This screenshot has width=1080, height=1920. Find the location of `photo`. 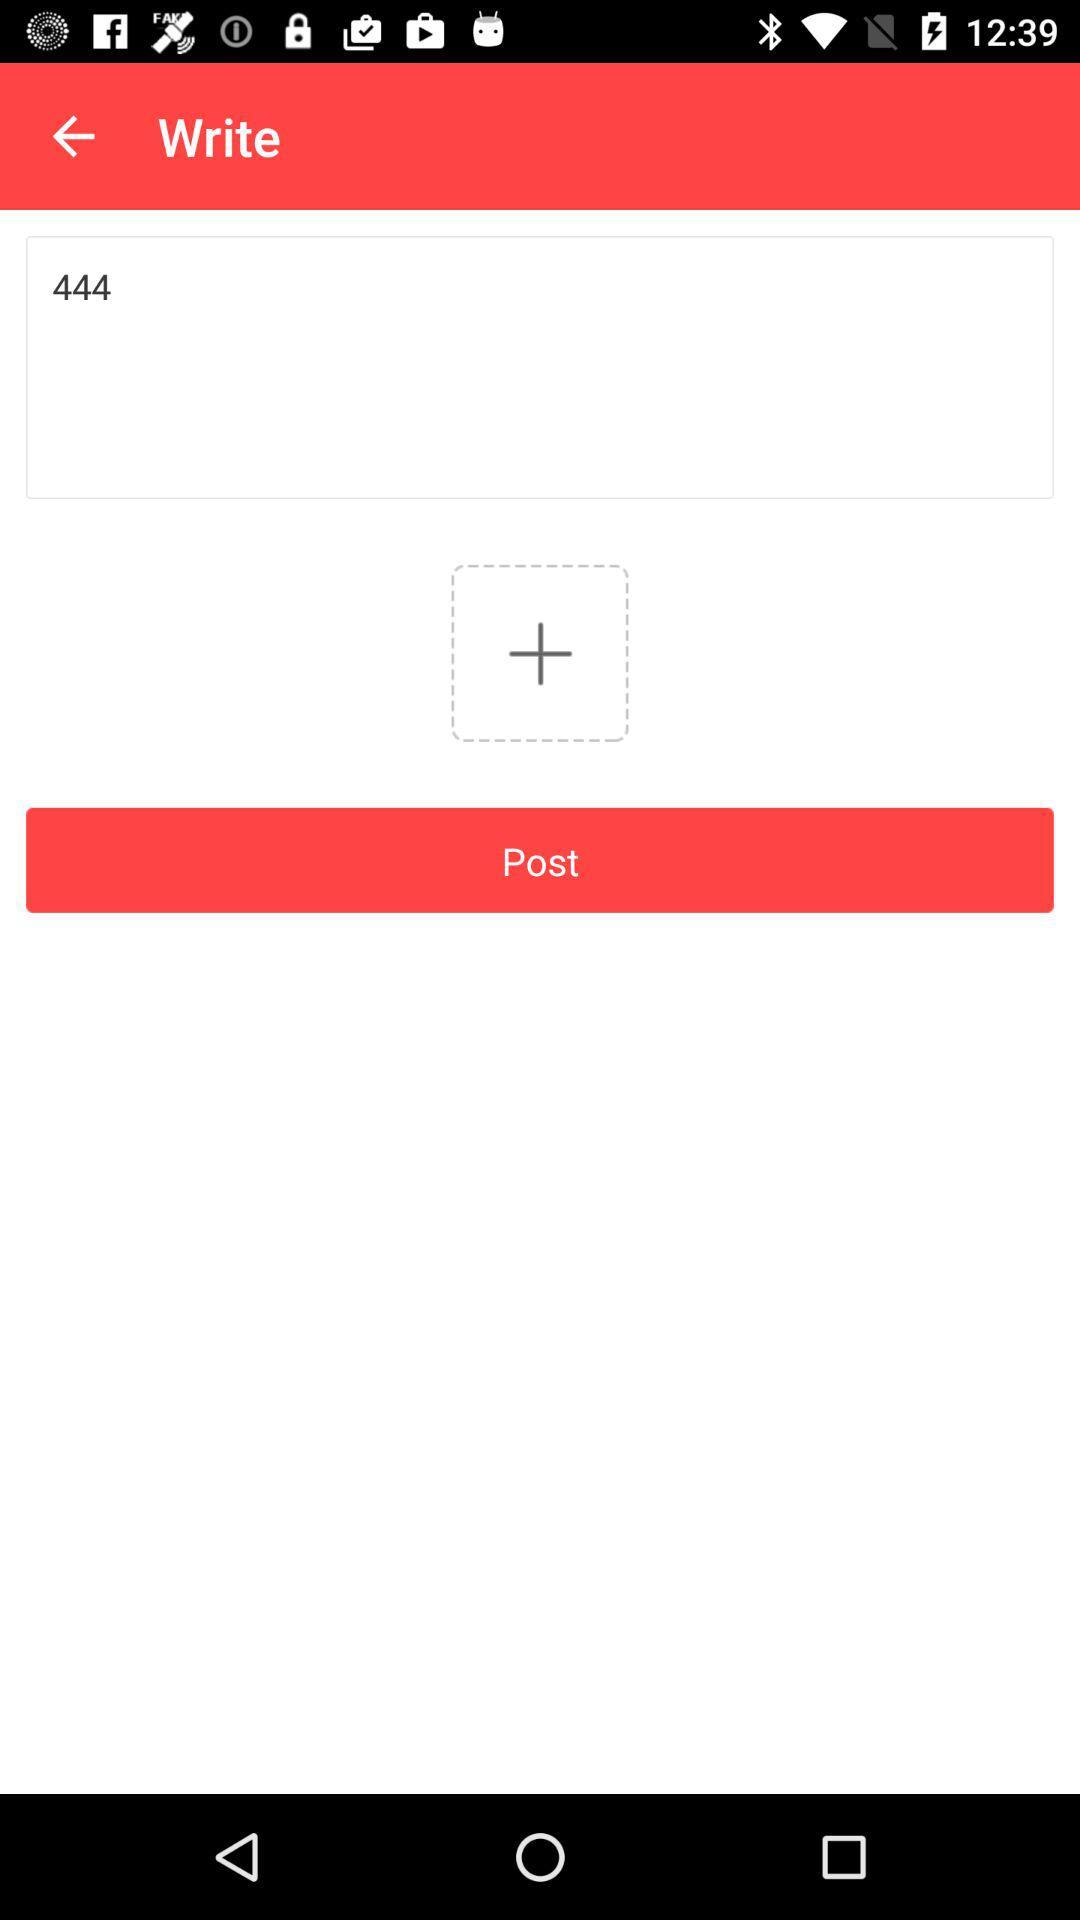

photo is located at coordinates (540, 653).